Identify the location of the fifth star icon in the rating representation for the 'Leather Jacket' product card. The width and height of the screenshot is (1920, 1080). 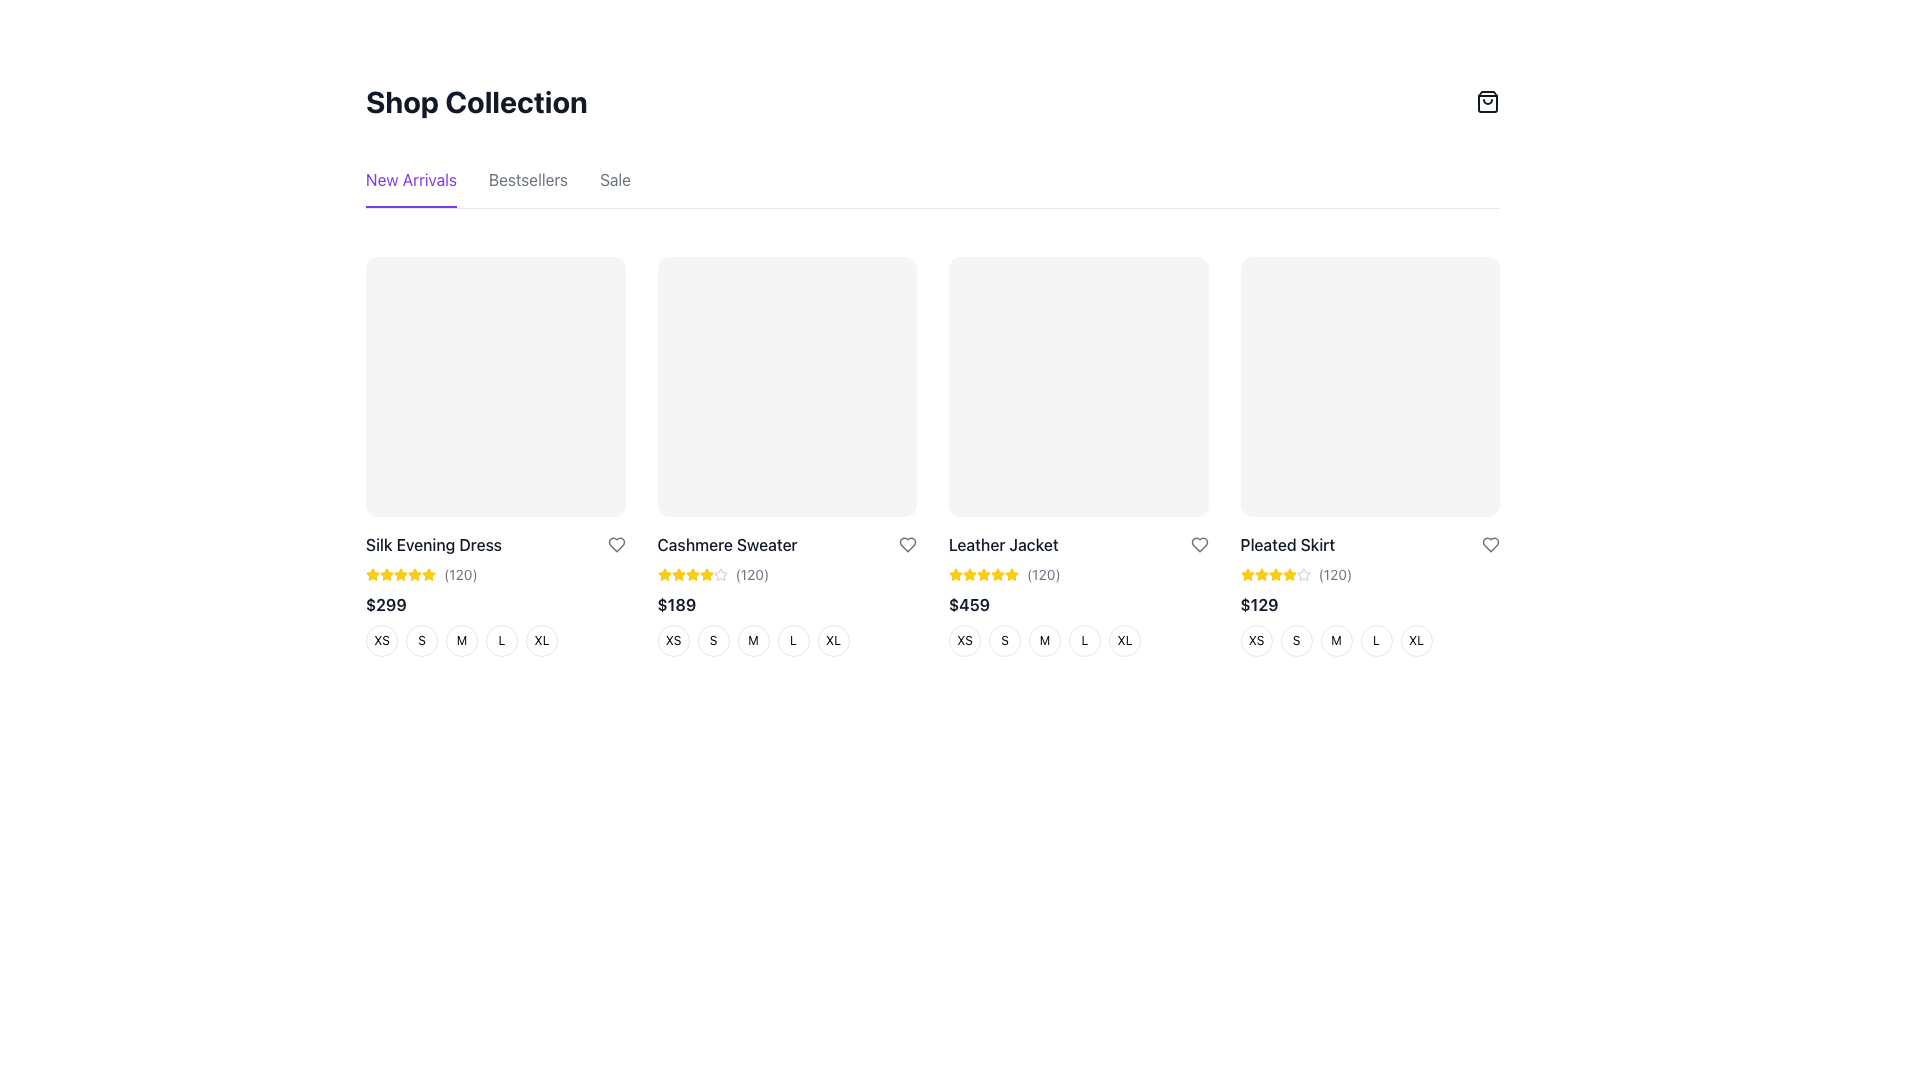
(1012, 574).